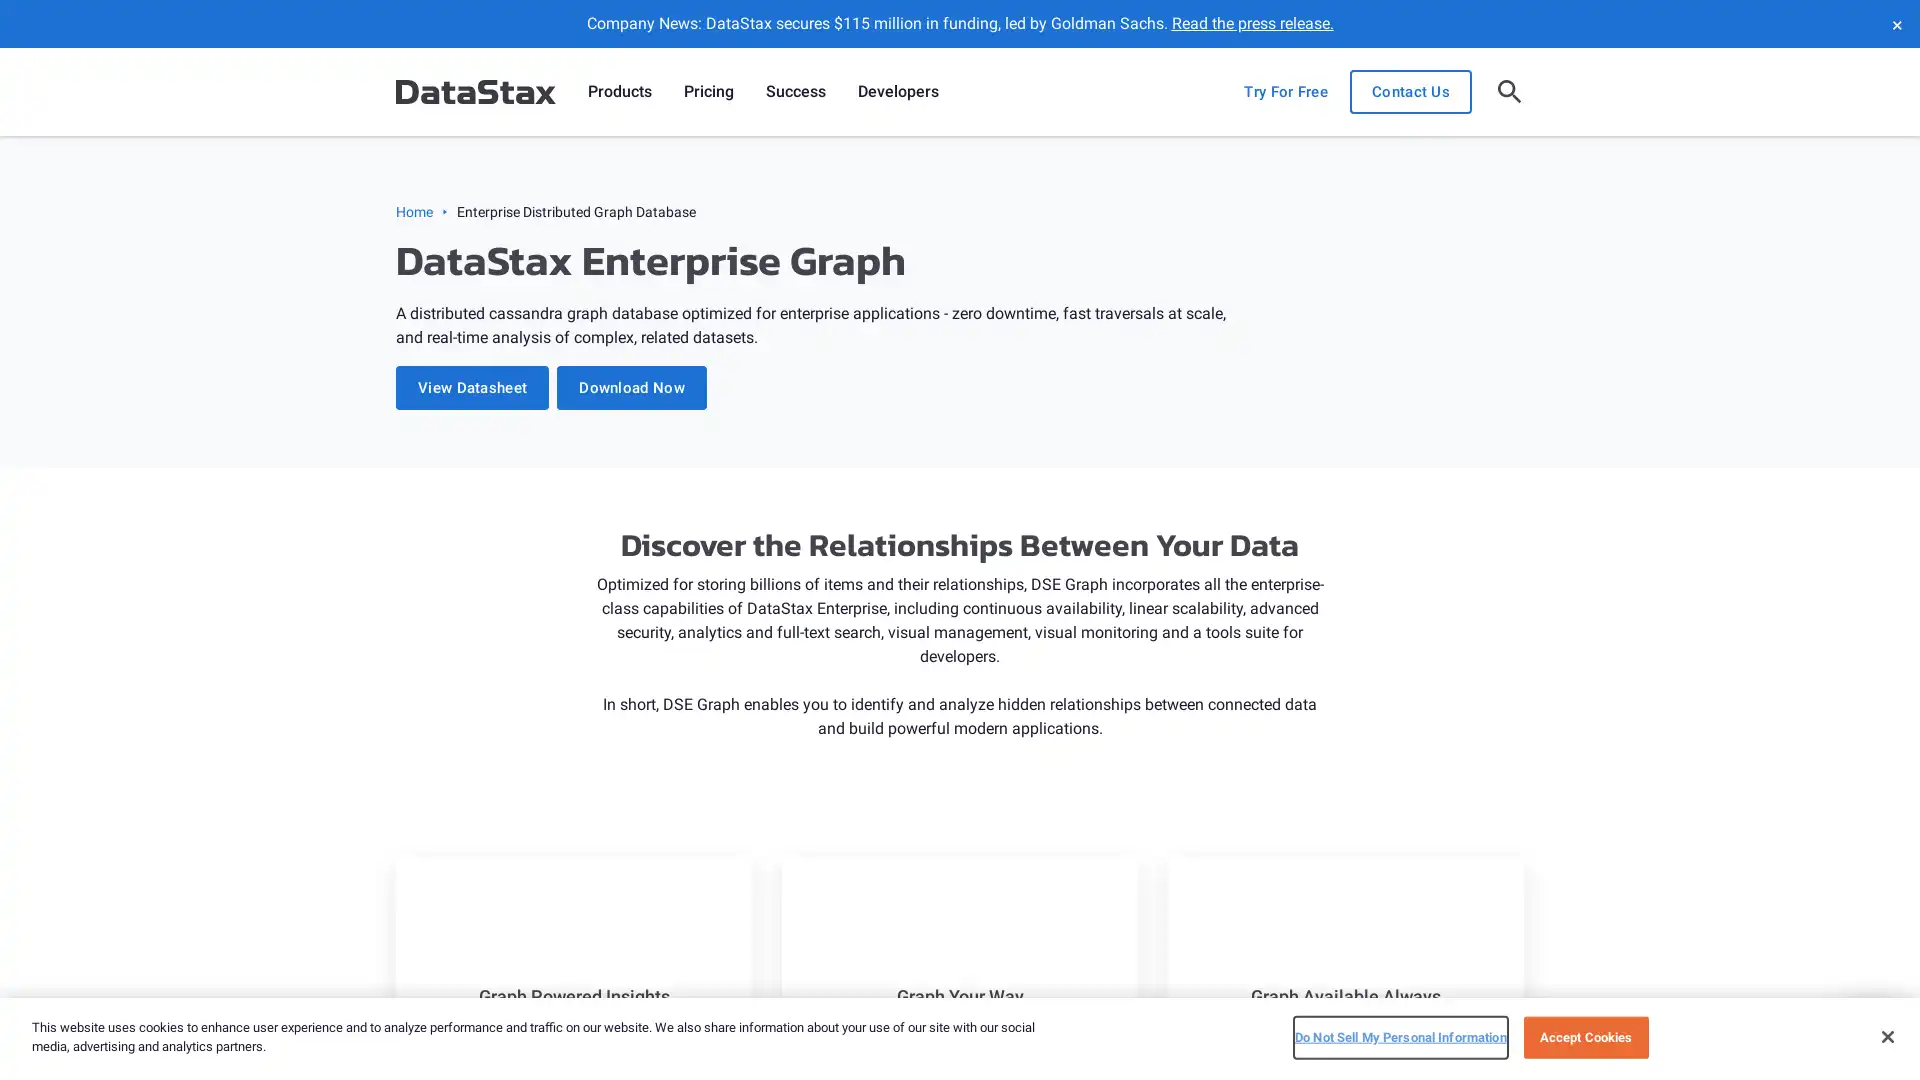 The image size is (1920, 1080). Describe the element at coordinates (1869, 1029) in the screenshot. I see `Open Intercom Messenger` at that location.